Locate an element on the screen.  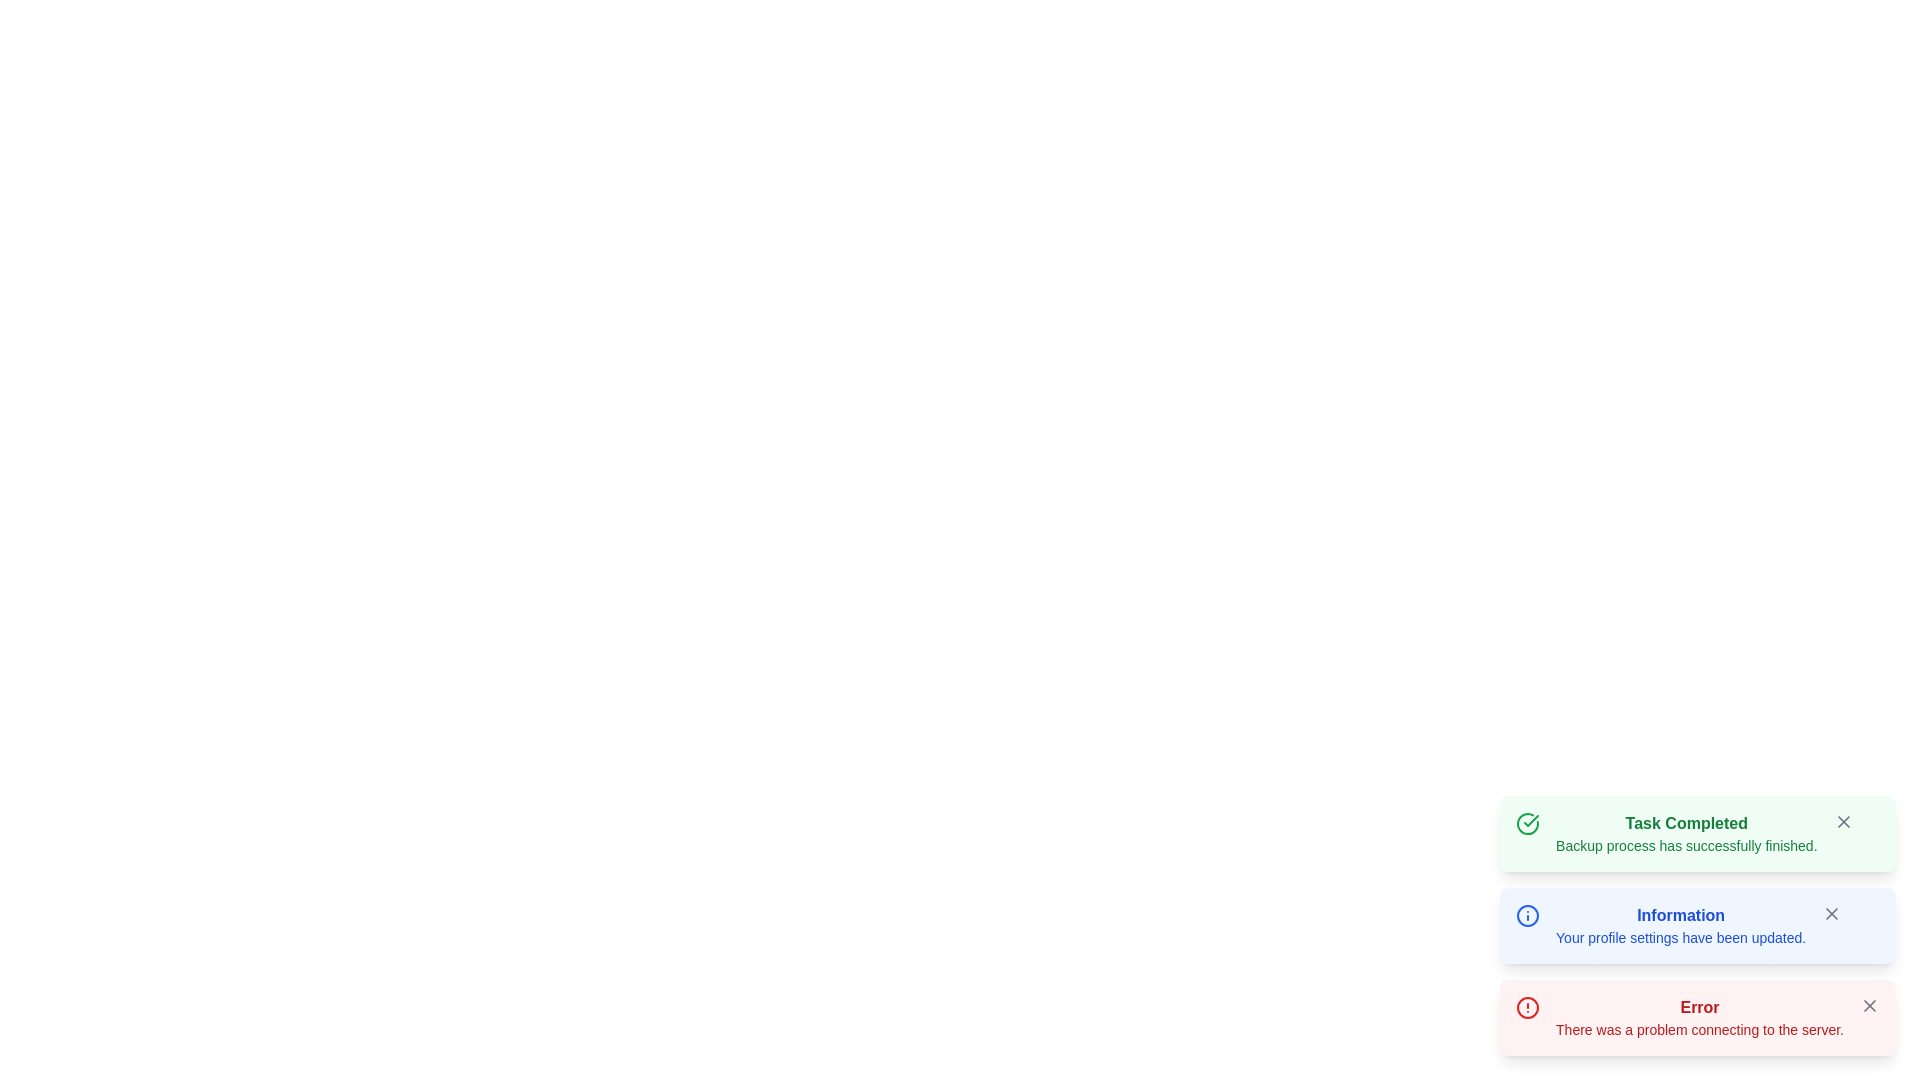
the error notification text display component located at the bottom of the notification card stack on the right side of the interface, which is the third card in order is located at coordinates (1698, 1018).